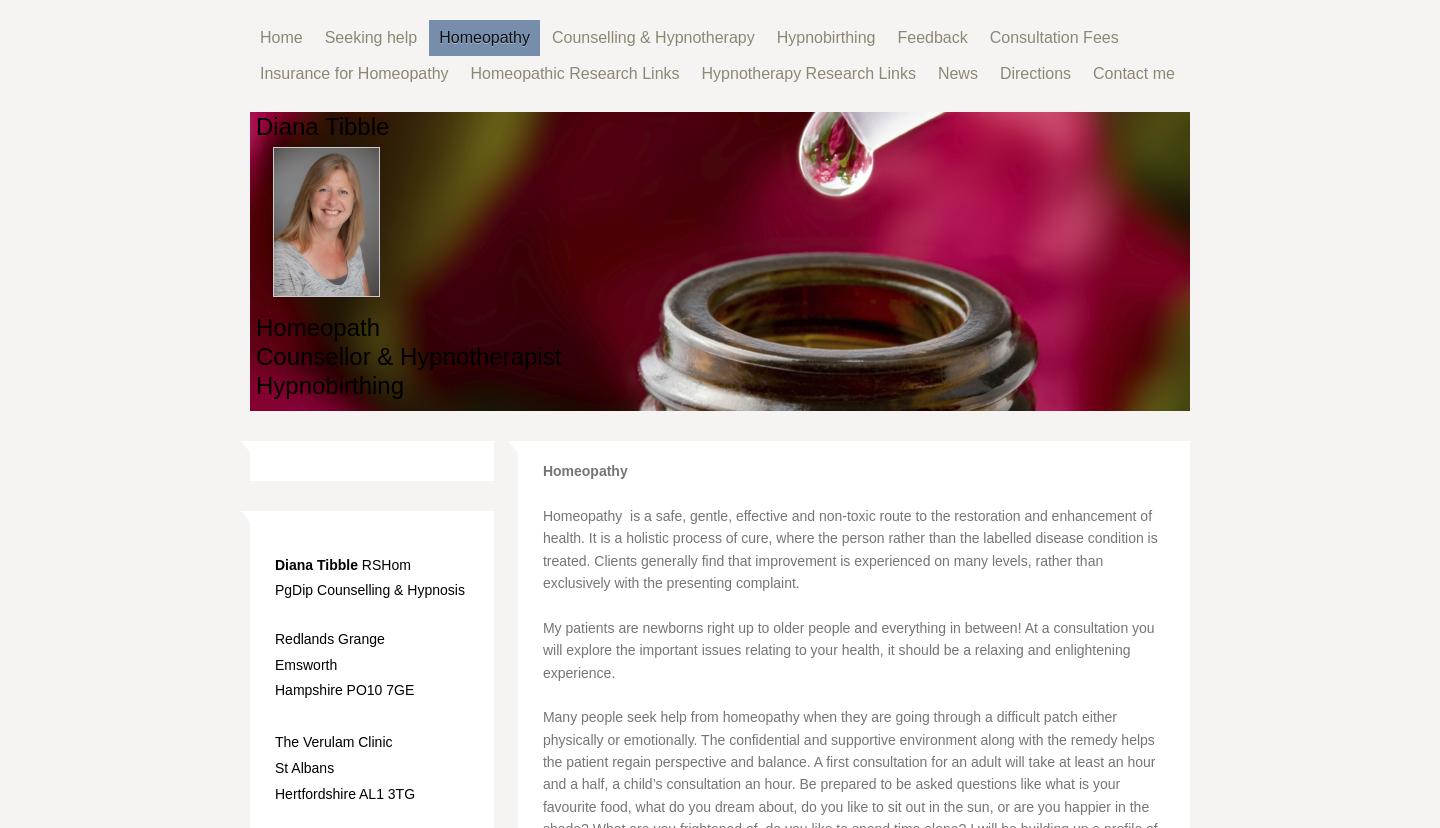  What do you see at coordinates (329, 637) in the screenshot?
I see `'Redlands Grange'` at bounding box center [329, 637].